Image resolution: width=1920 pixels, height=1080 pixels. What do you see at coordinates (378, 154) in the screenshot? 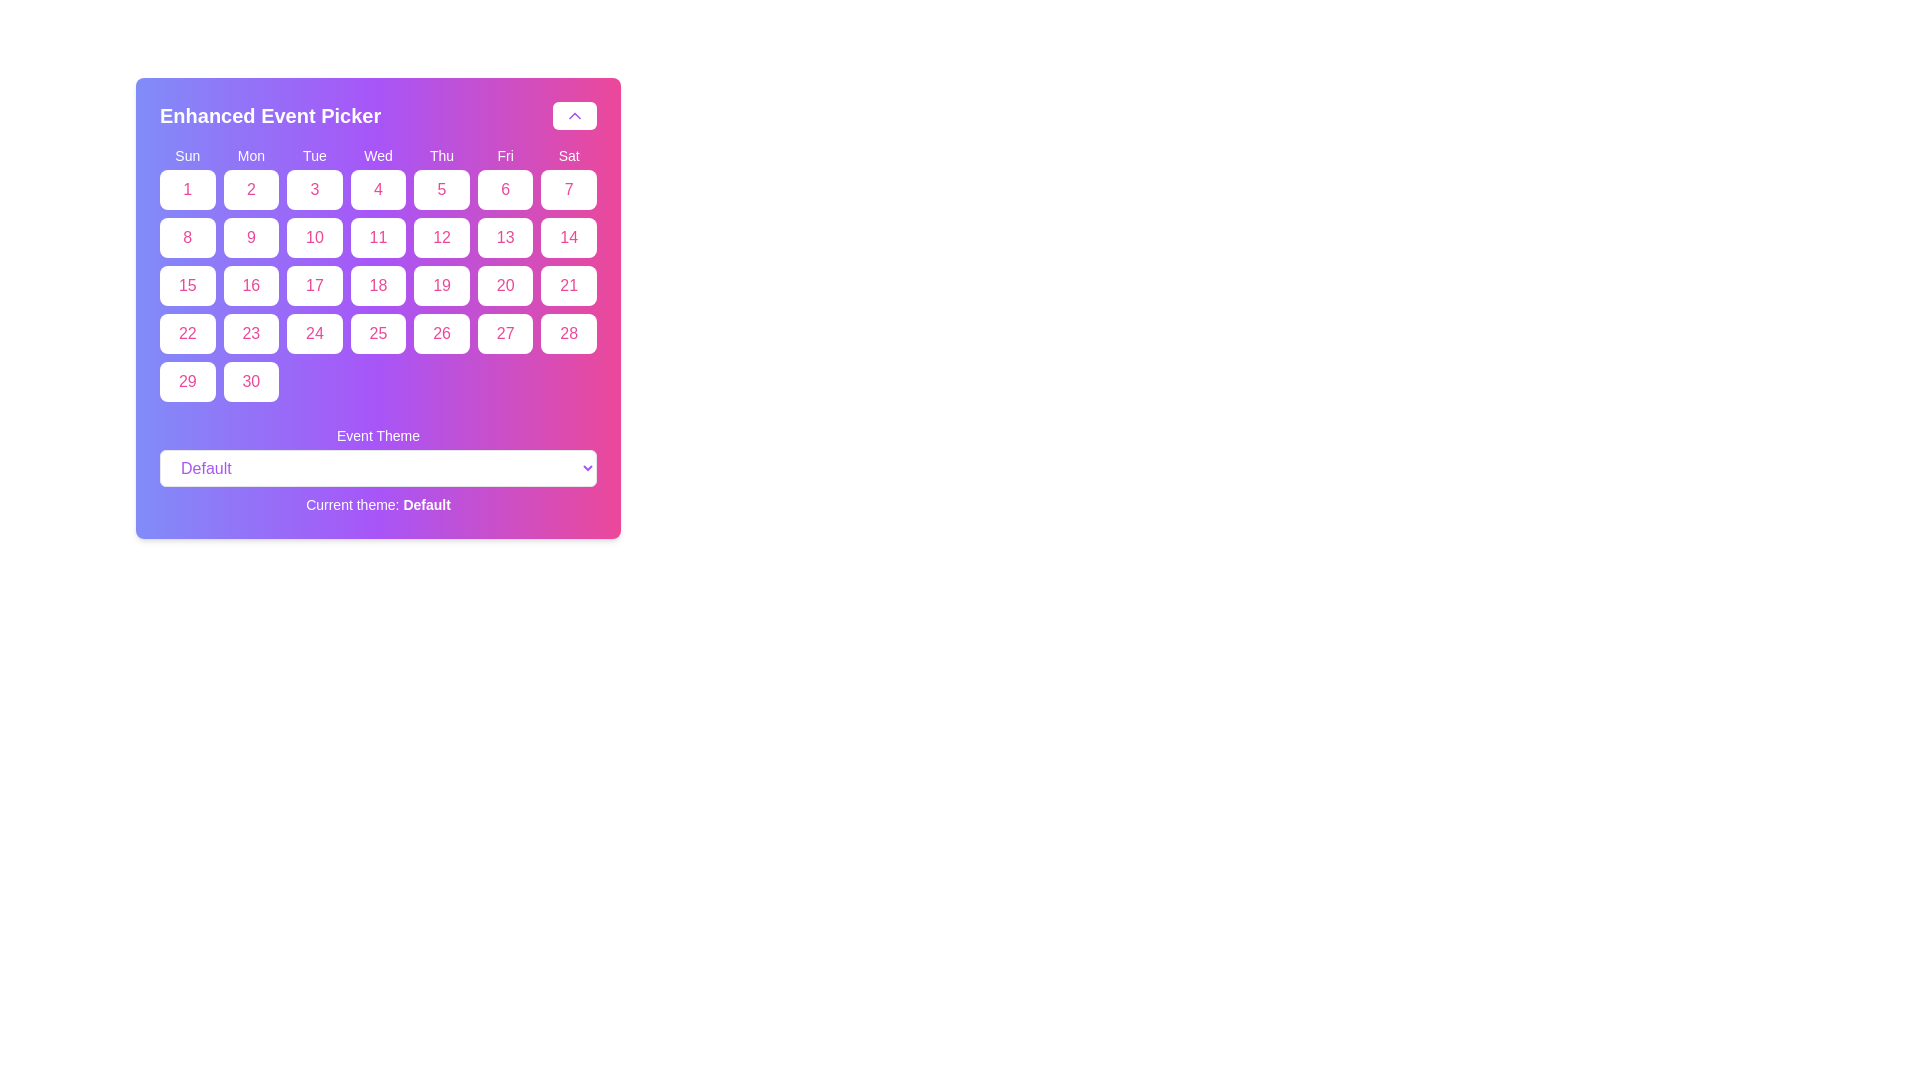
I see `the static text label representing 'Wednesday' in the weekday row of the calendar header` at bounding box center [378, 154].